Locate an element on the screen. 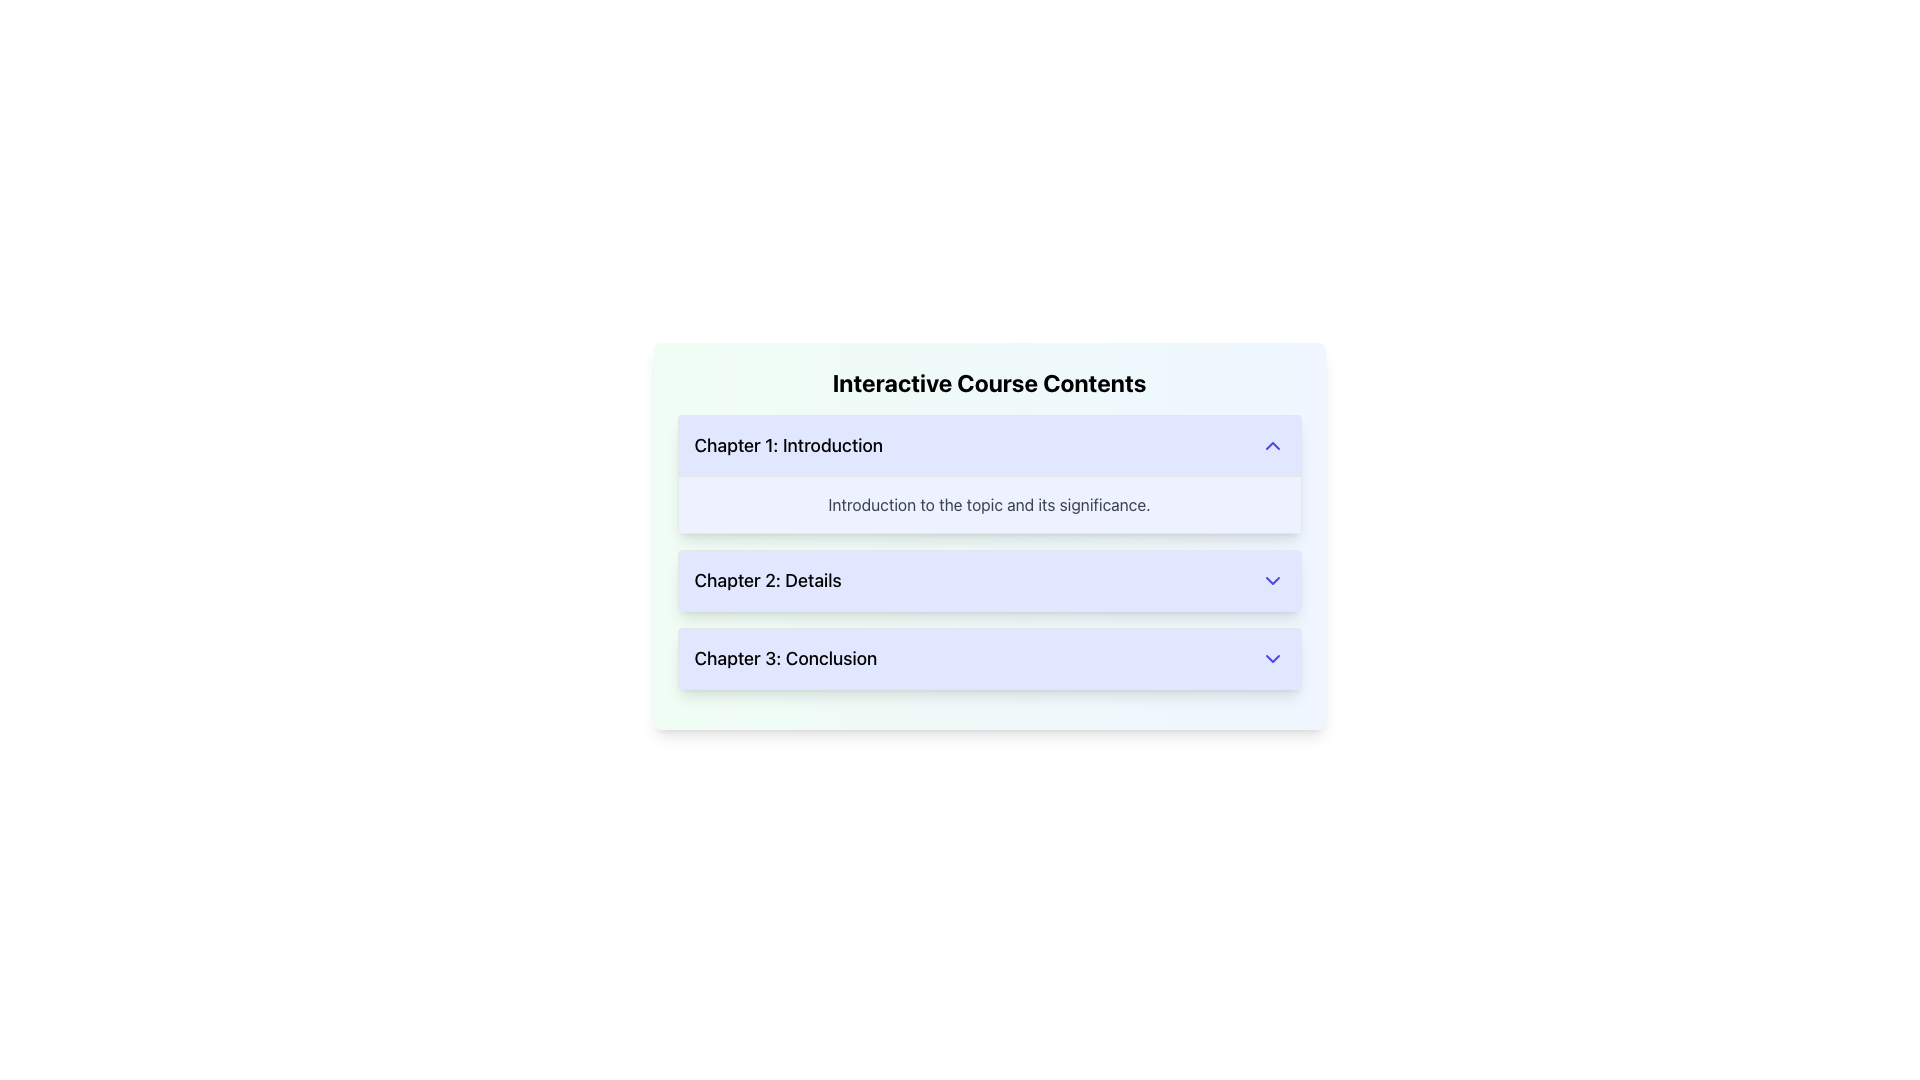 The height and width of the screenshot is (1080, 1920). attributes of the 'Chapter 2: Details' Collapsible Section Header in the developer tools is located at coordinates (989, 581).